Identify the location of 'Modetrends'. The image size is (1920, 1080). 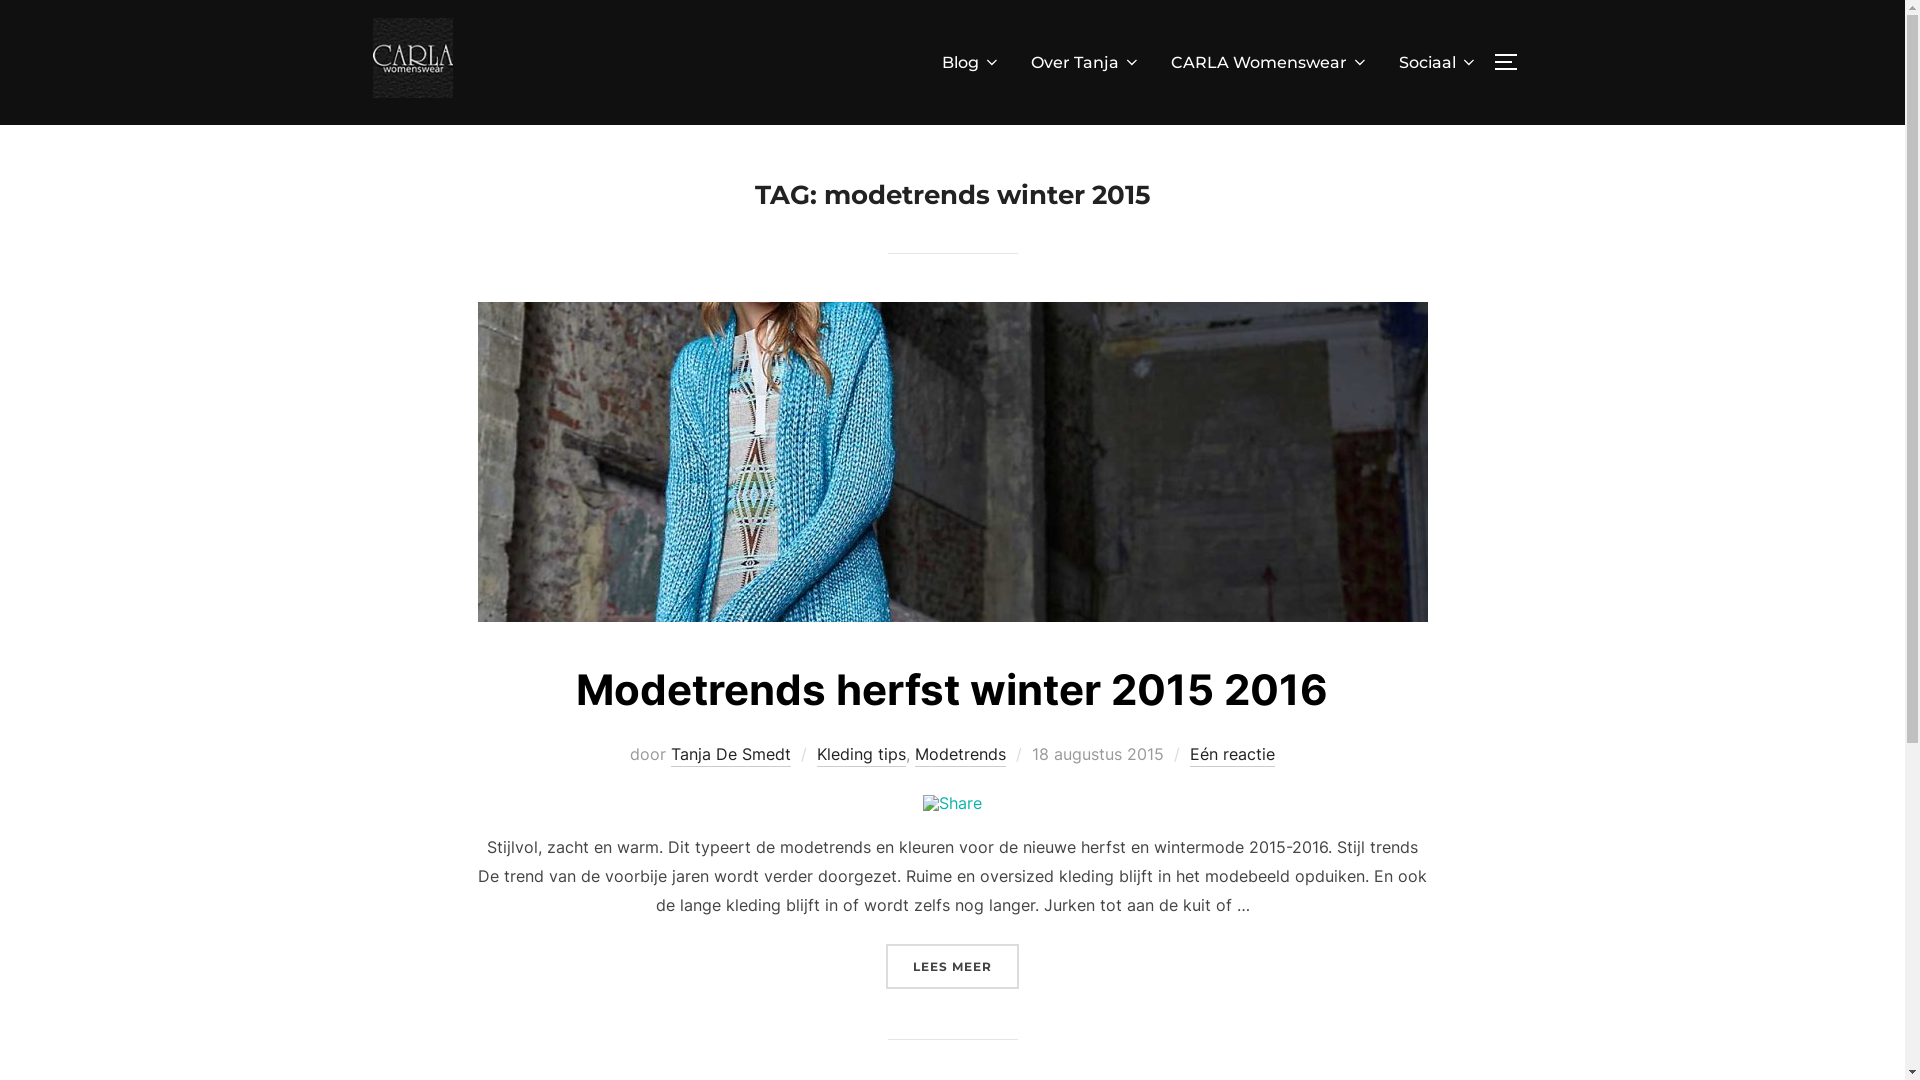
(960, 755).